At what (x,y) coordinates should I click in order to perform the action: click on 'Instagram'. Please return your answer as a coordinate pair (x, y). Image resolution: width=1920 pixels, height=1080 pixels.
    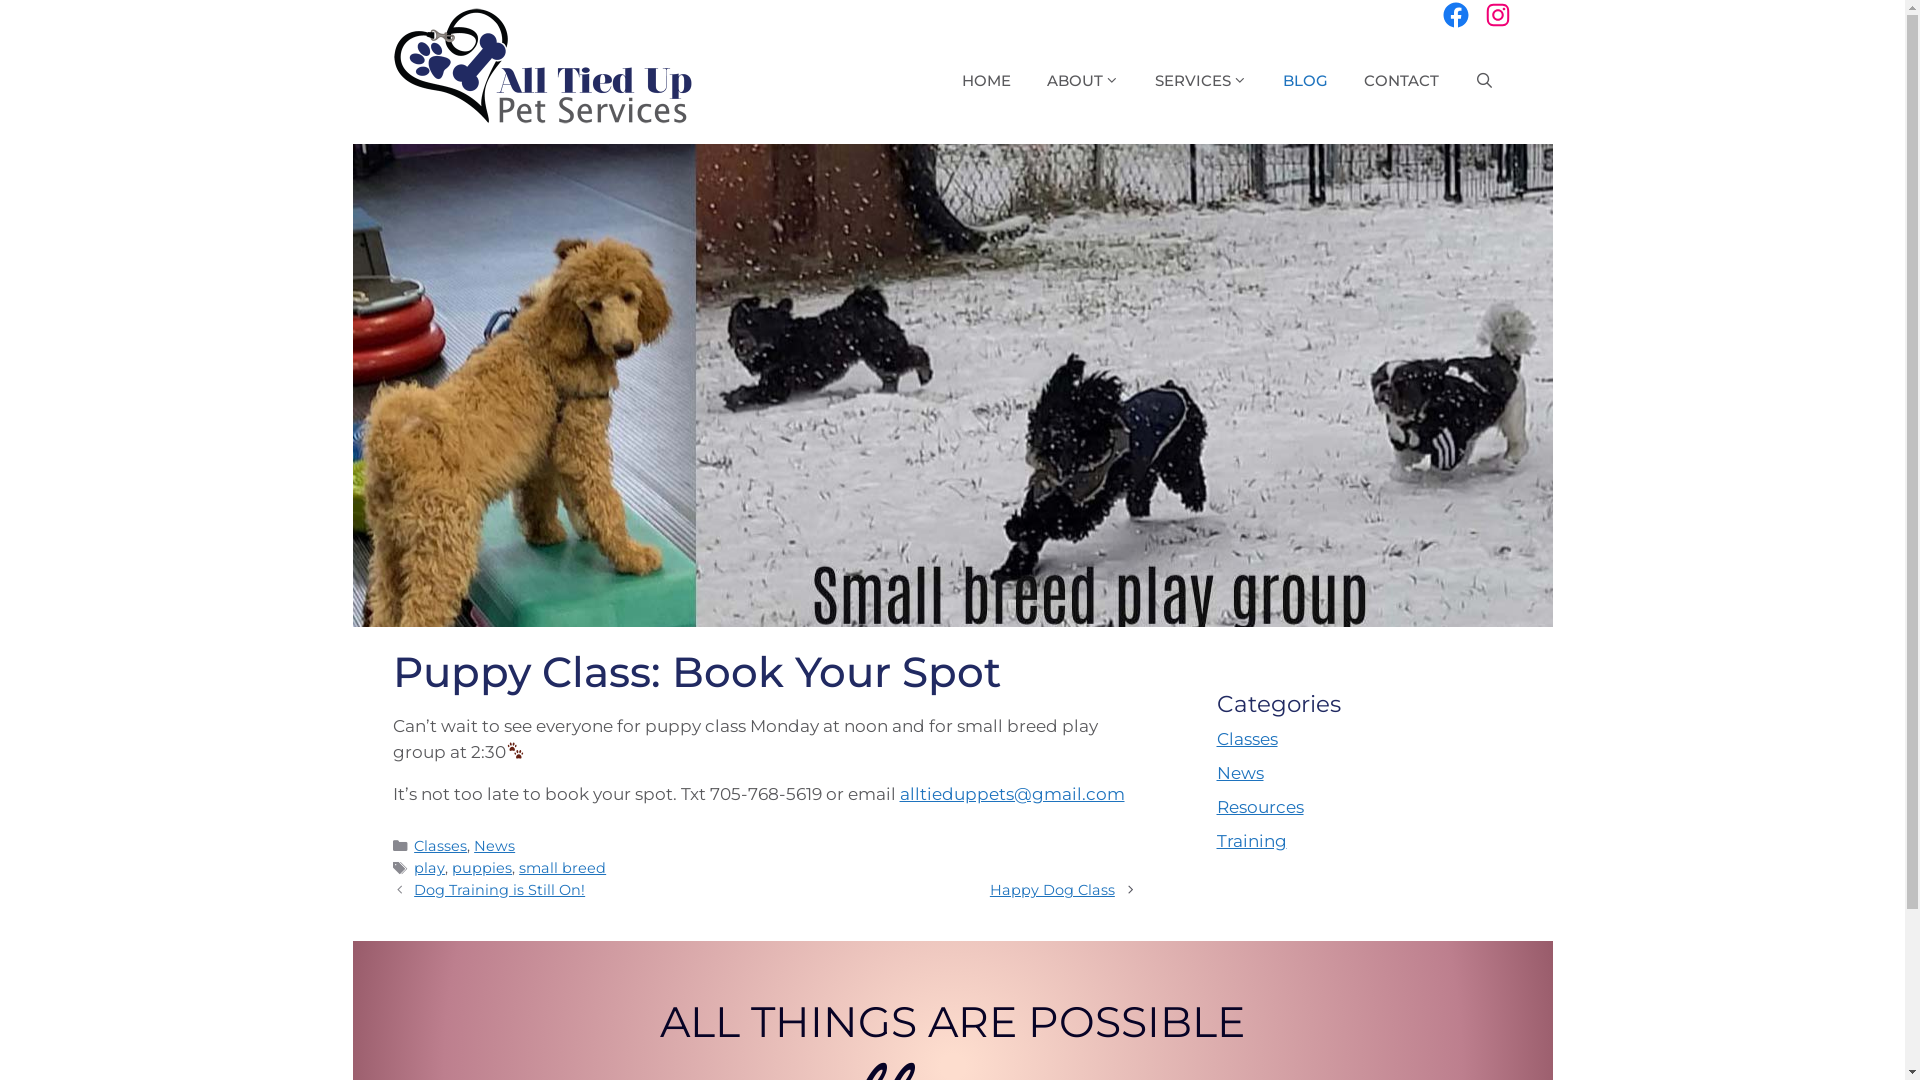
    Looking at the image, I should click on (1497, 15).